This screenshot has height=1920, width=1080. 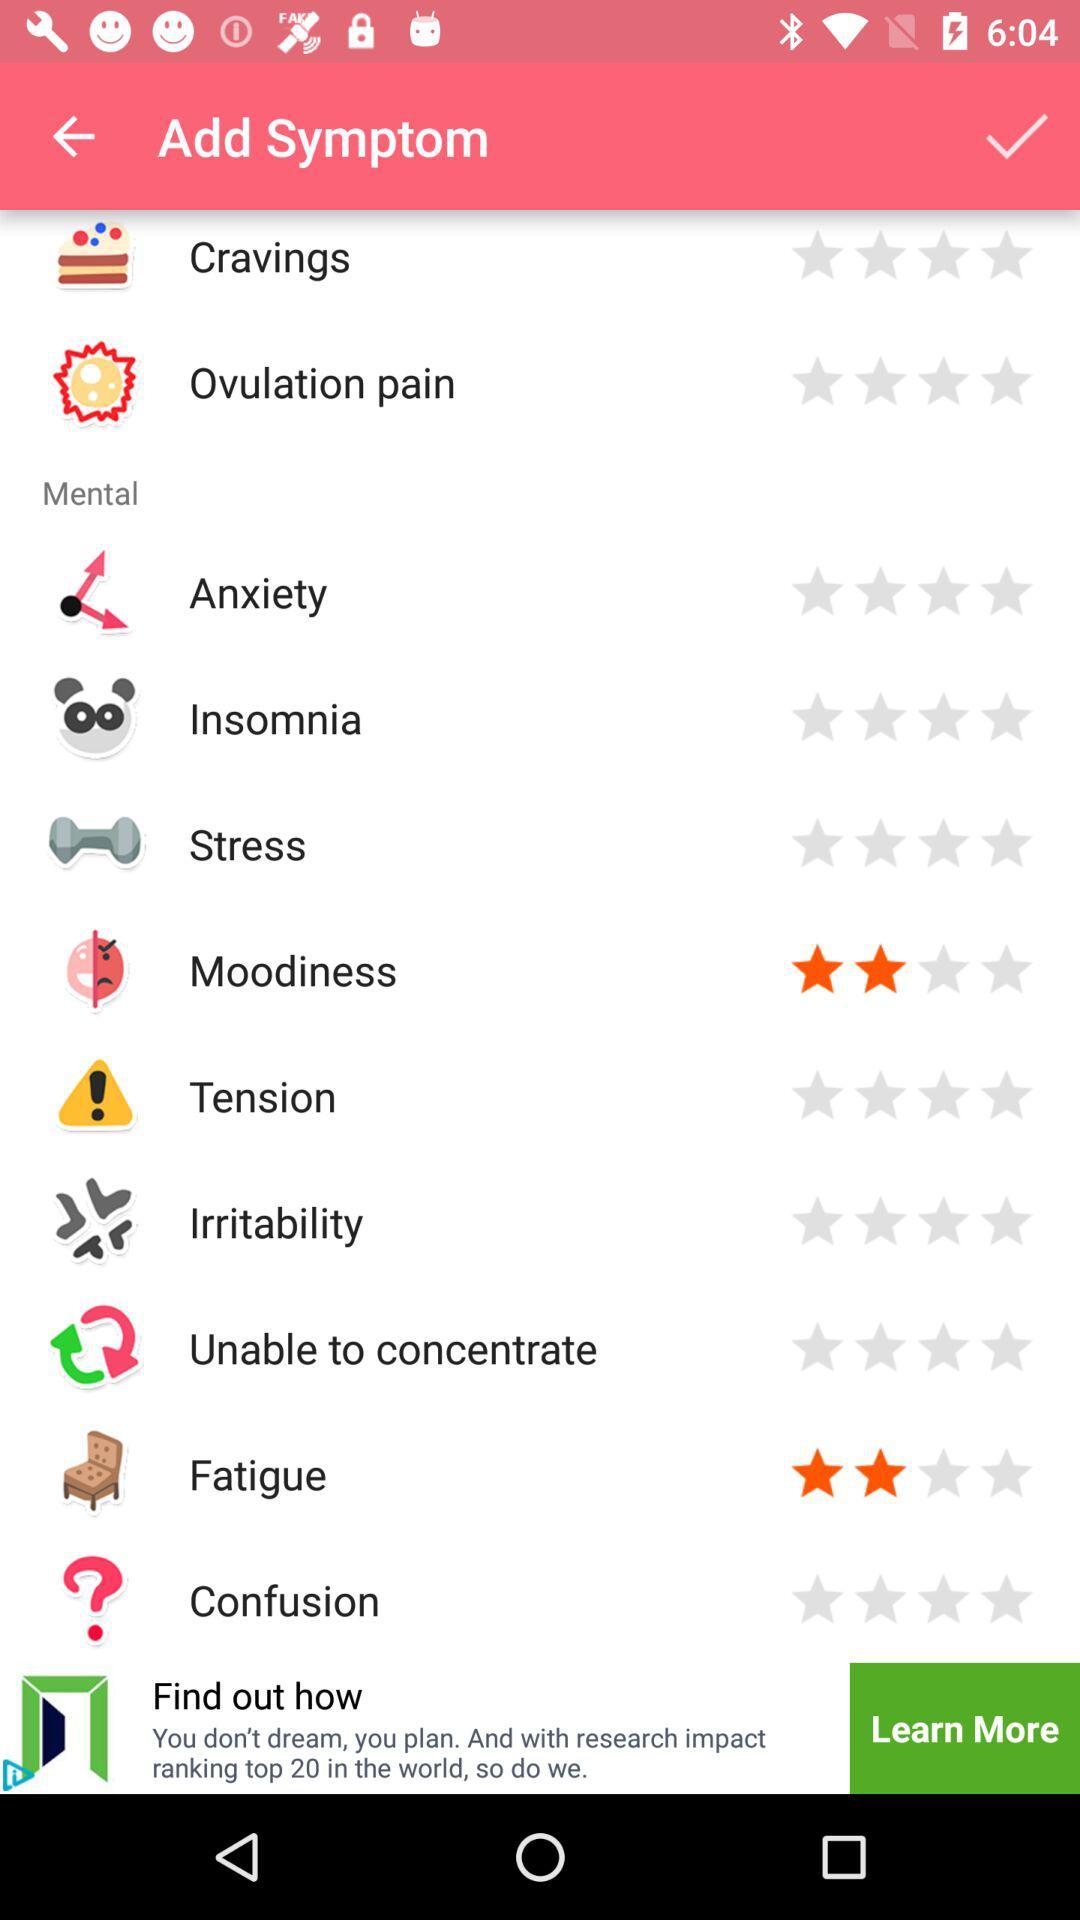 What do you see at coordinates (72, 135) in the screenshot?
I see `app next to the add symptom item` at bounding box center [72, 135].